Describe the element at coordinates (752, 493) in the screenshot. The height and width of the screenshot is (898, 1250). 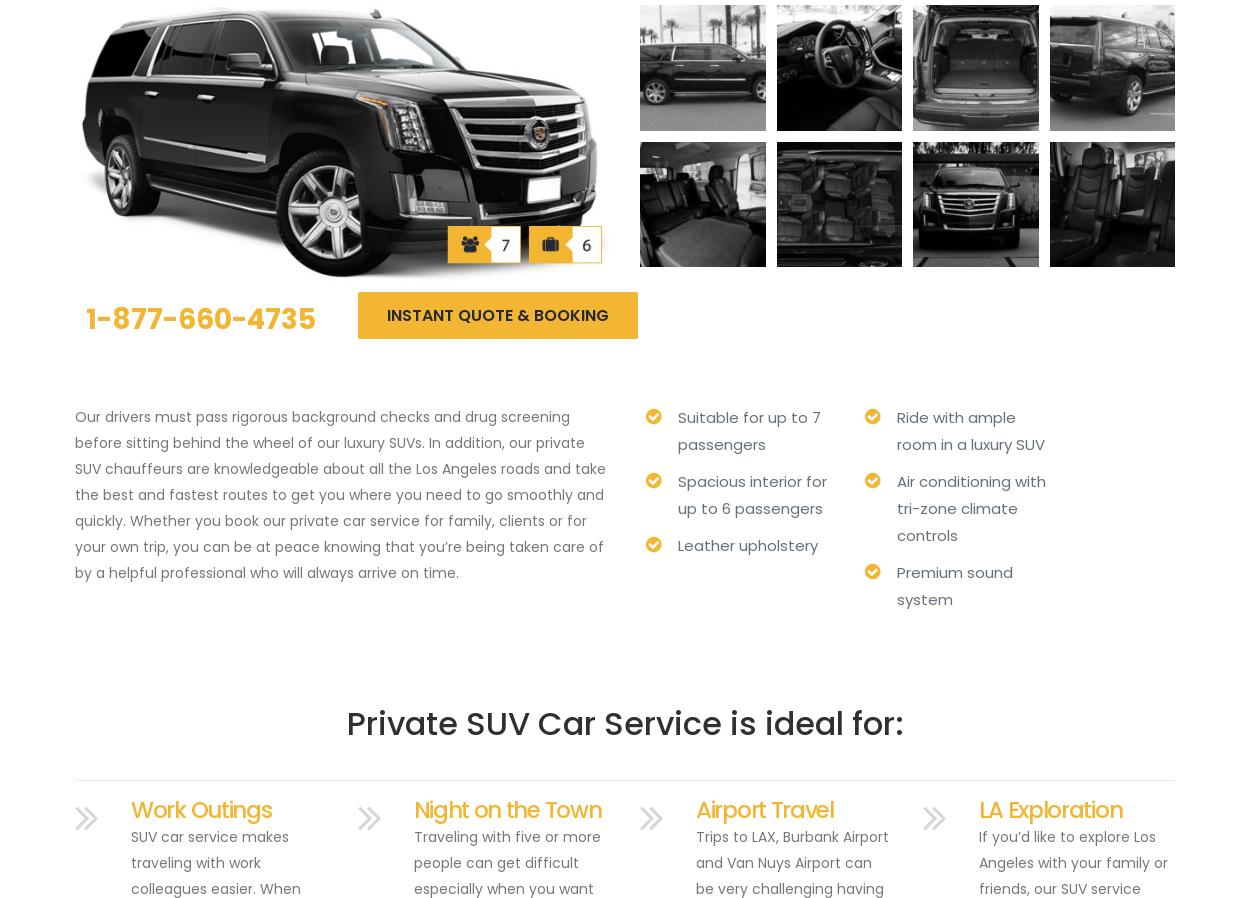
I see `'Spacious interior for up to 6 passengers'` at that location.